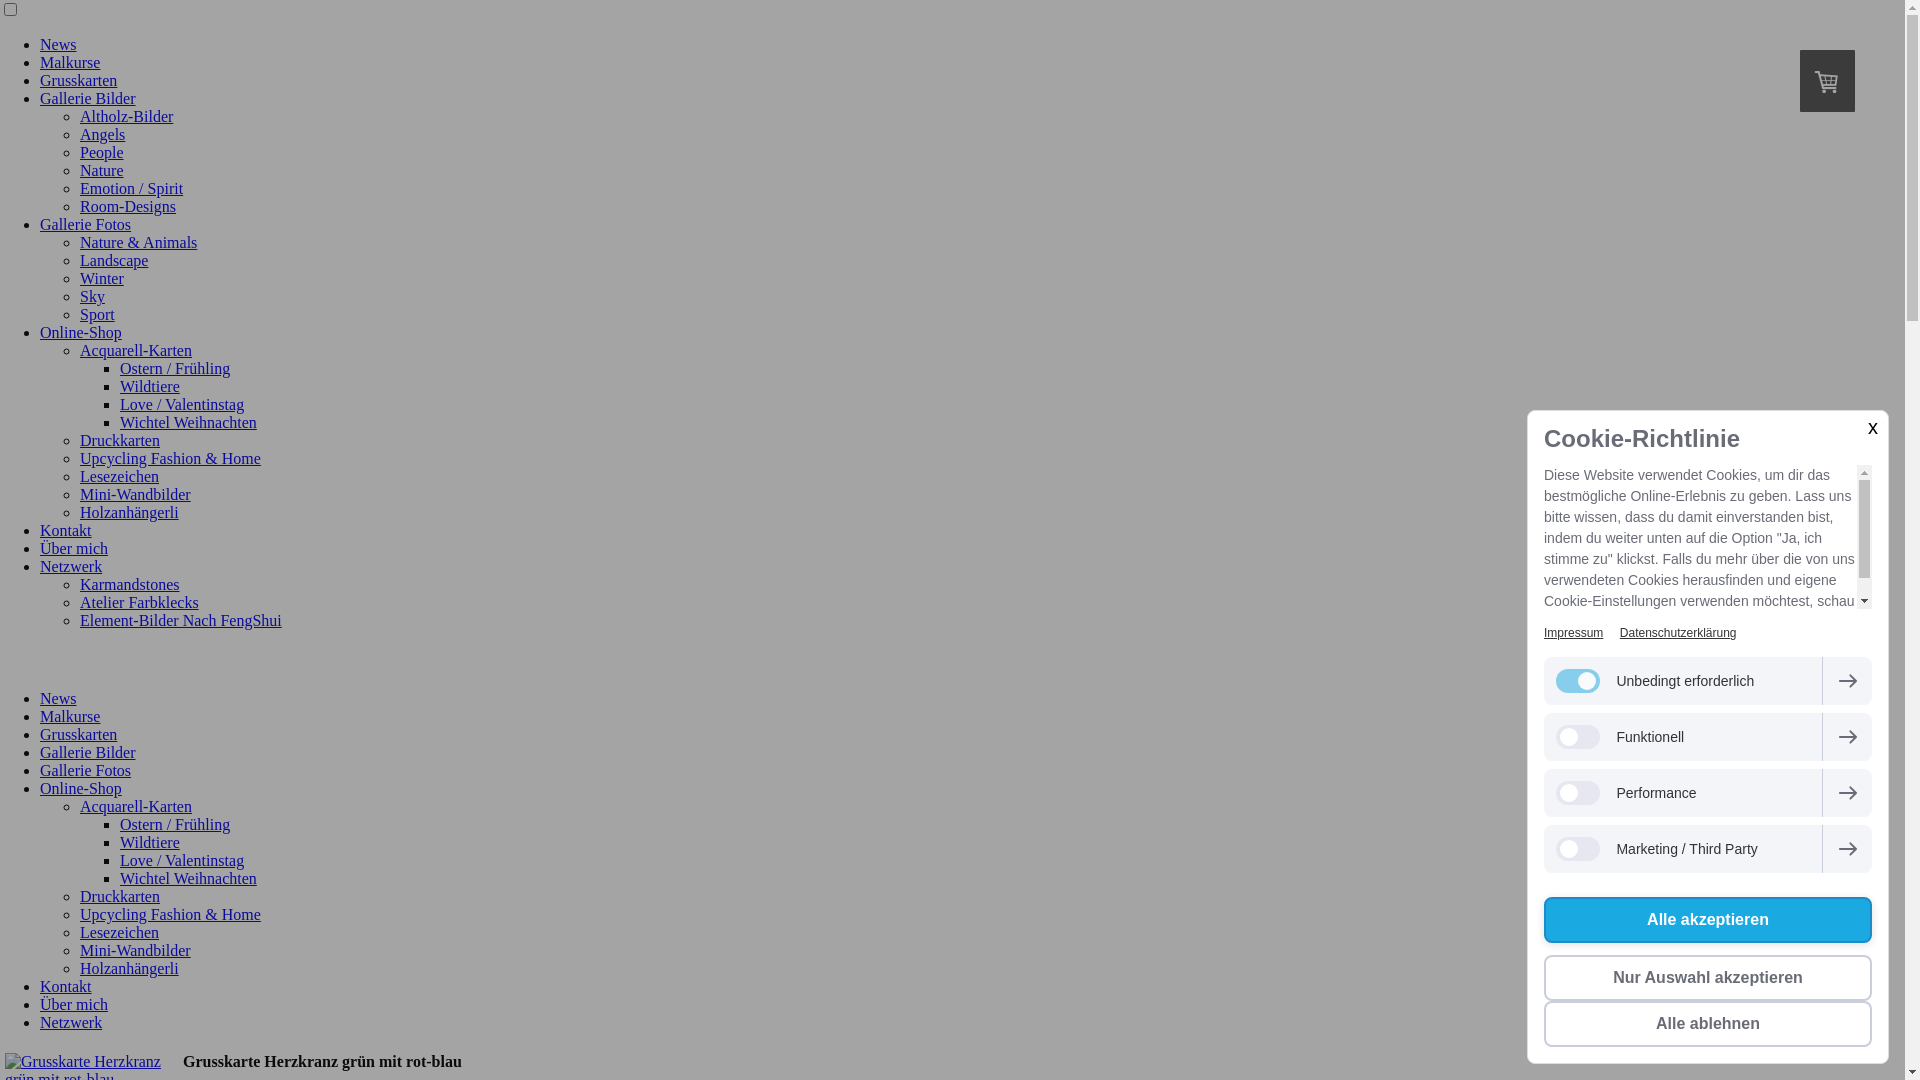  What do you see at coordinates (80, 314) in the screenshot?
I see `'Sport'` at bounding box center [80, 314].